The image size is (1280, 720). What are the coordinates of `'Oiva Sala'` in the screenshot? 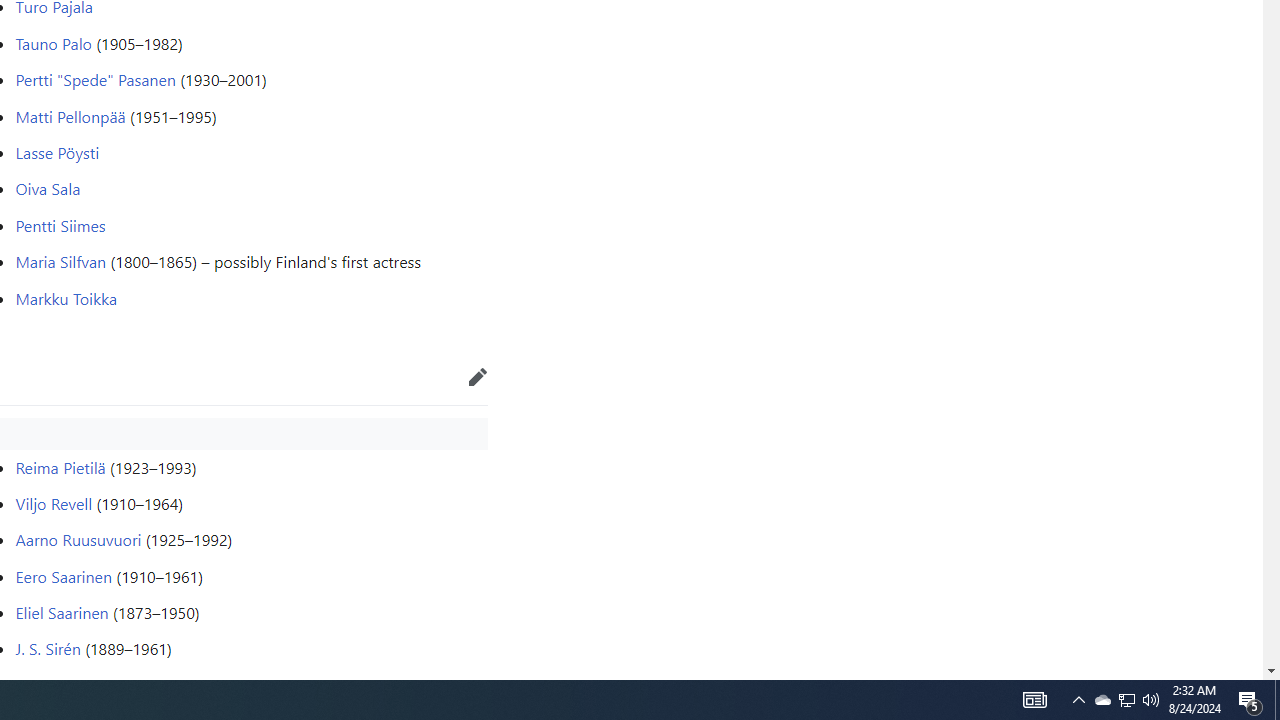 It's located at (48, 189).